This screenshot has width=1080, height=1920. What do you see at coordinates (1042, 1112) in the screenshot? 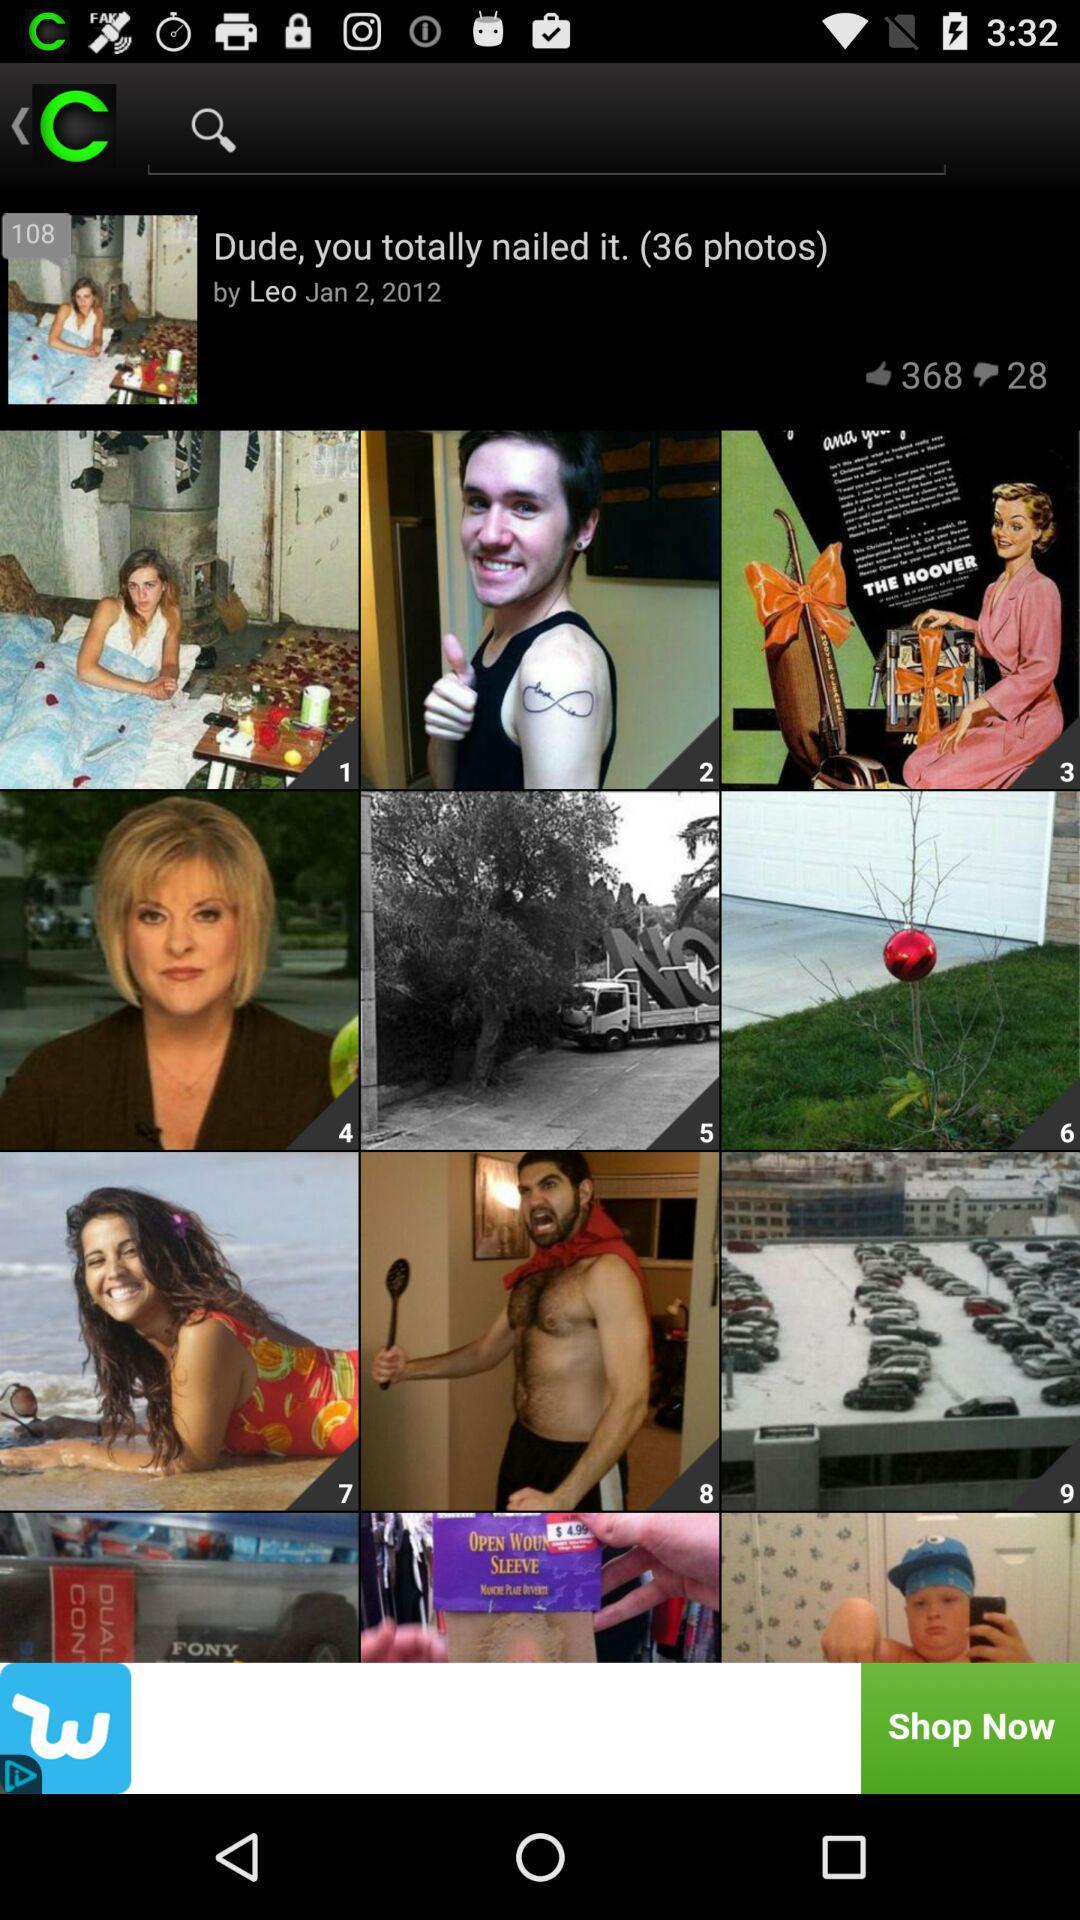
I see `the second row third image` at bounding box center [1042, 1112].